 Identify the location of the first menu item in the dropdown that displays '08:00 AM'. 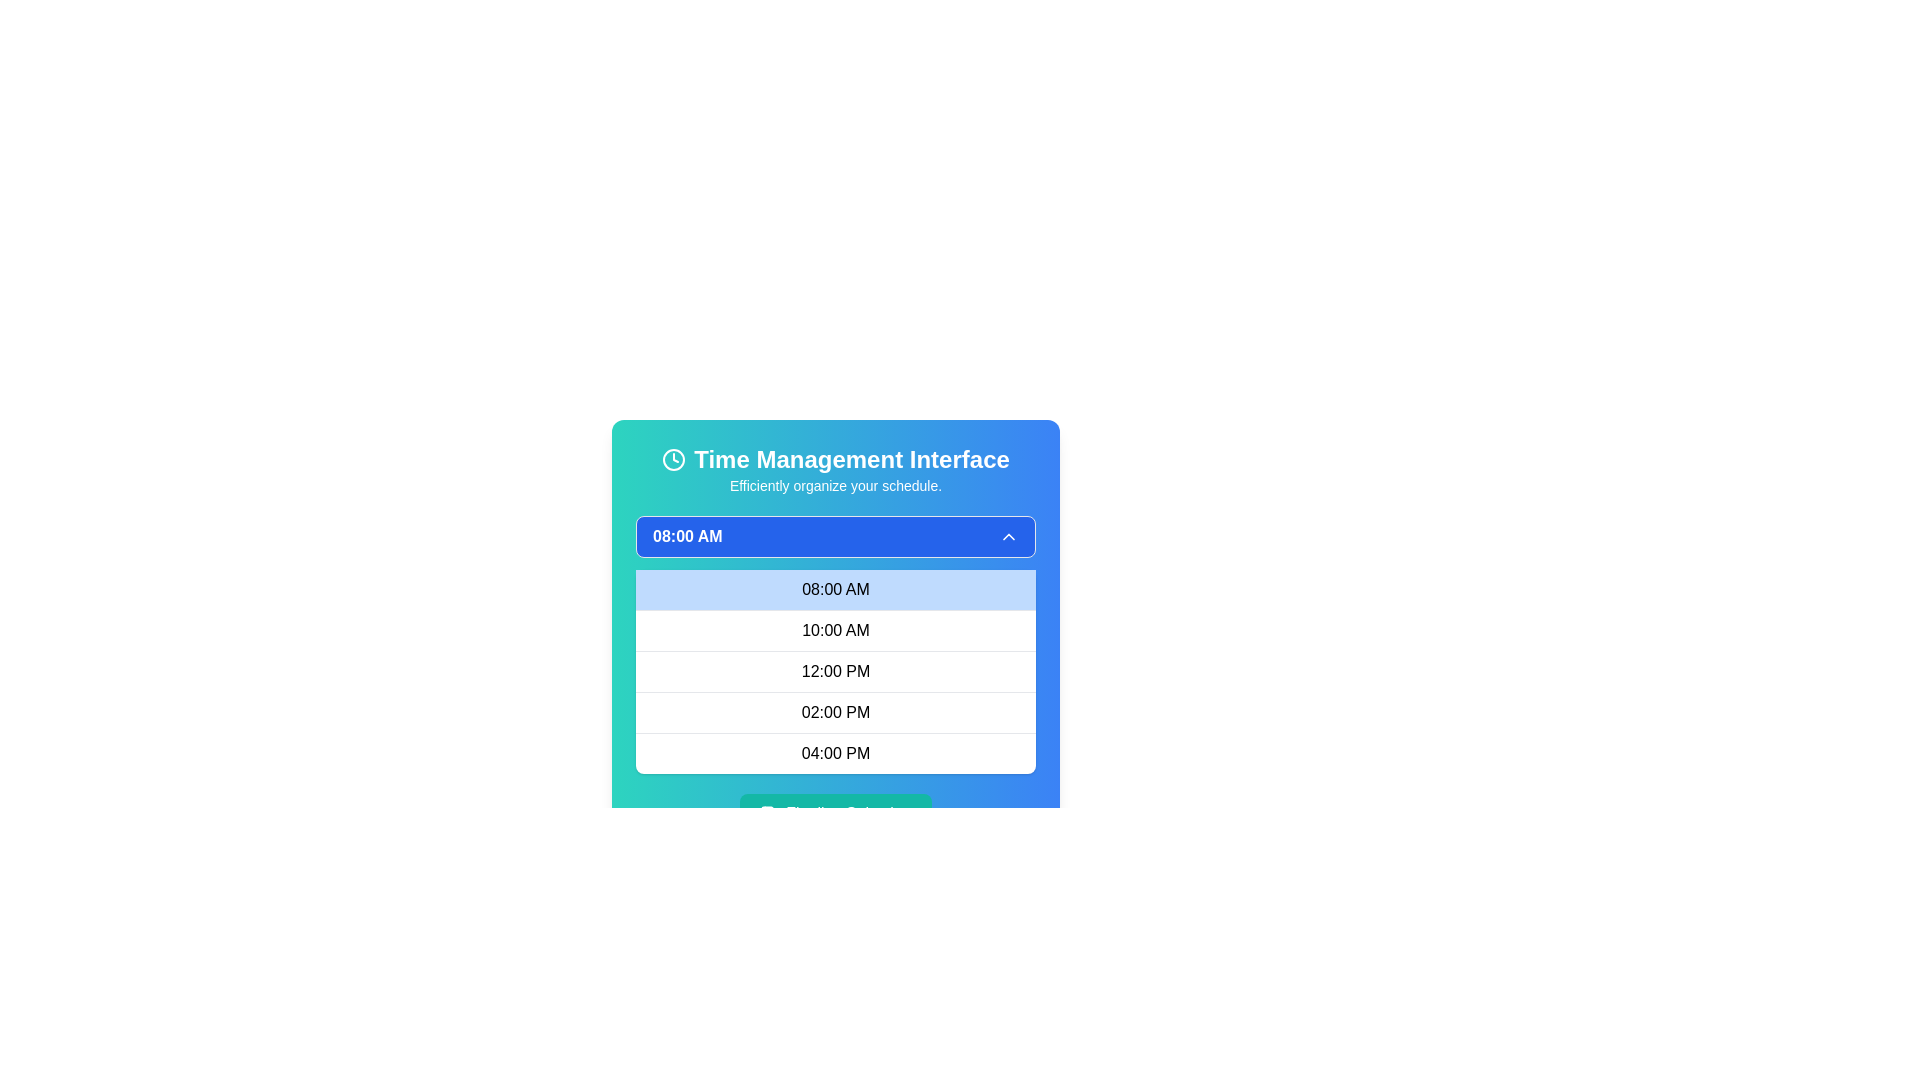
(835, 589).